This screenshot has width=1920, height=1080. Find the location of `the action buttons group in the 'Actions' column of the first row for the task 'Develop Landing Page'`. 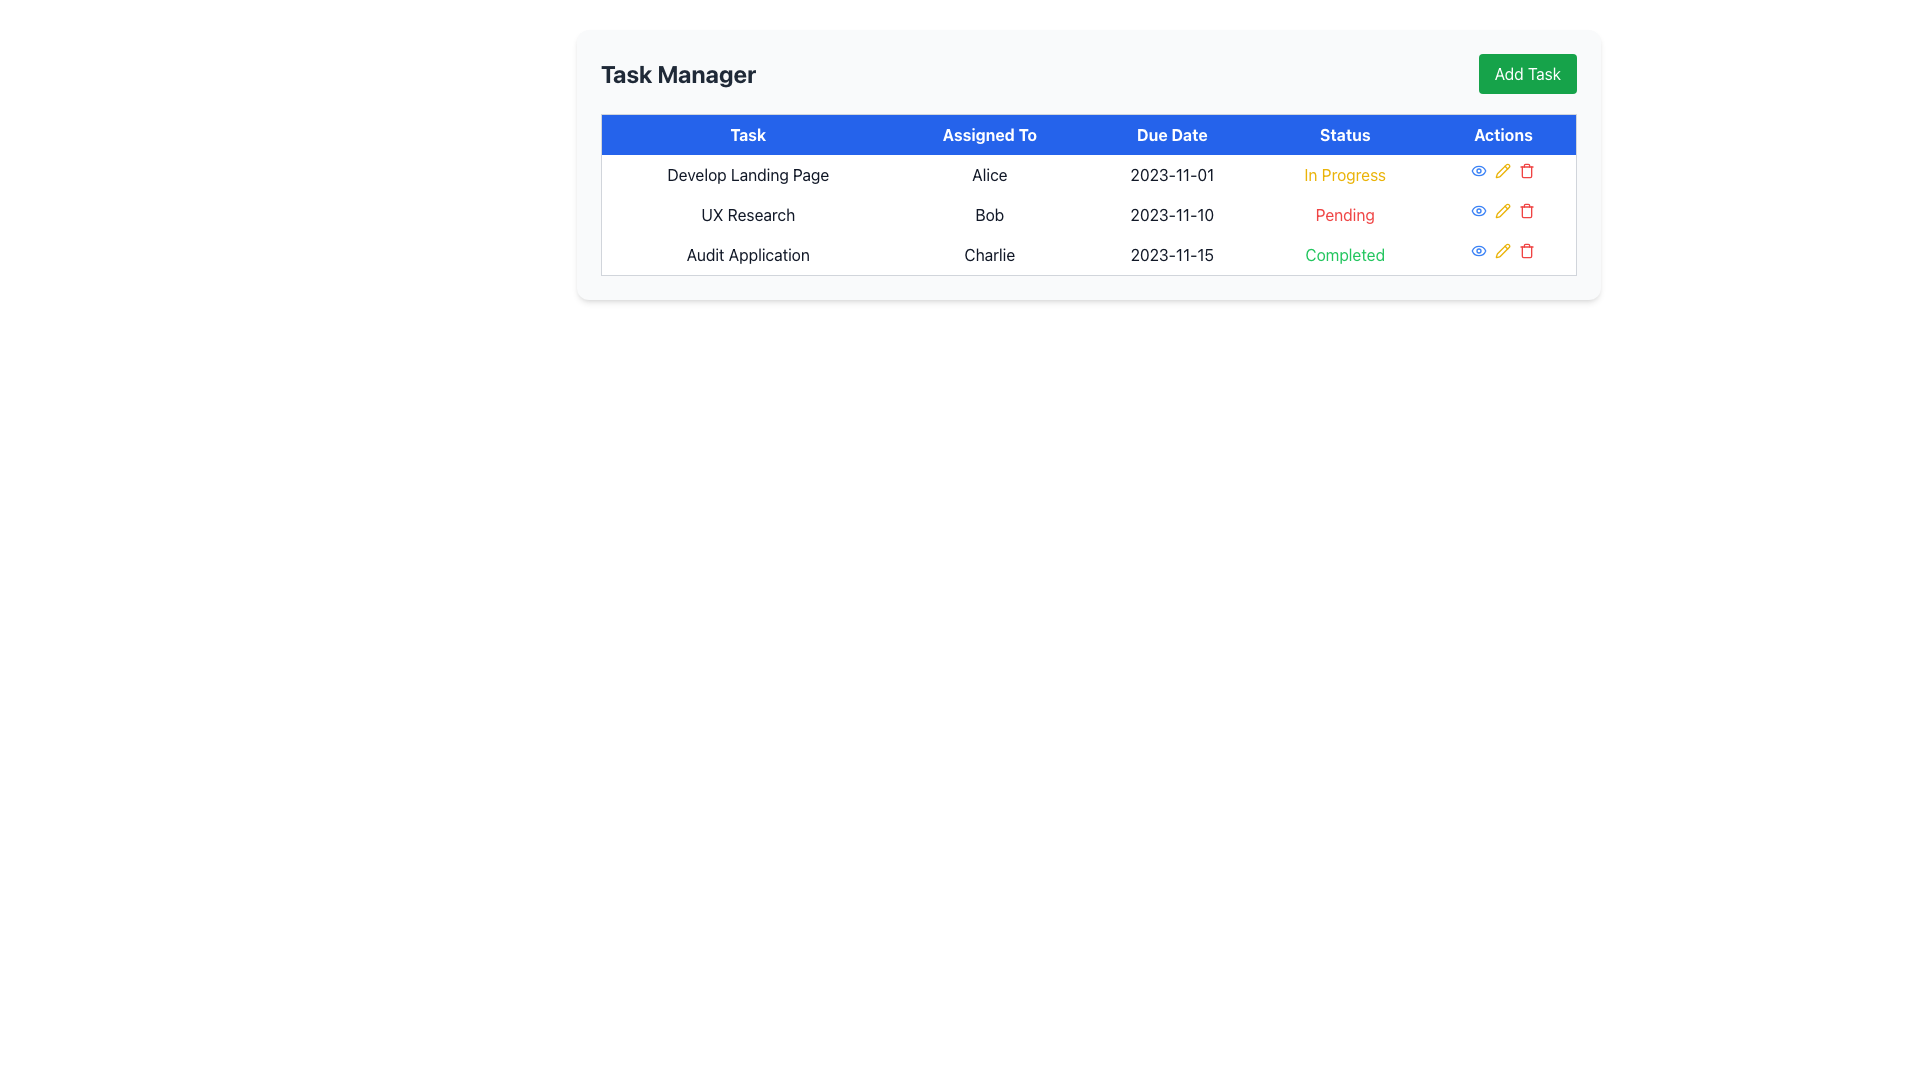

the action buttons group in the 'Actions' column of the first row for the task 'Develop Landing Page' is located at coordinates (1503, 169).